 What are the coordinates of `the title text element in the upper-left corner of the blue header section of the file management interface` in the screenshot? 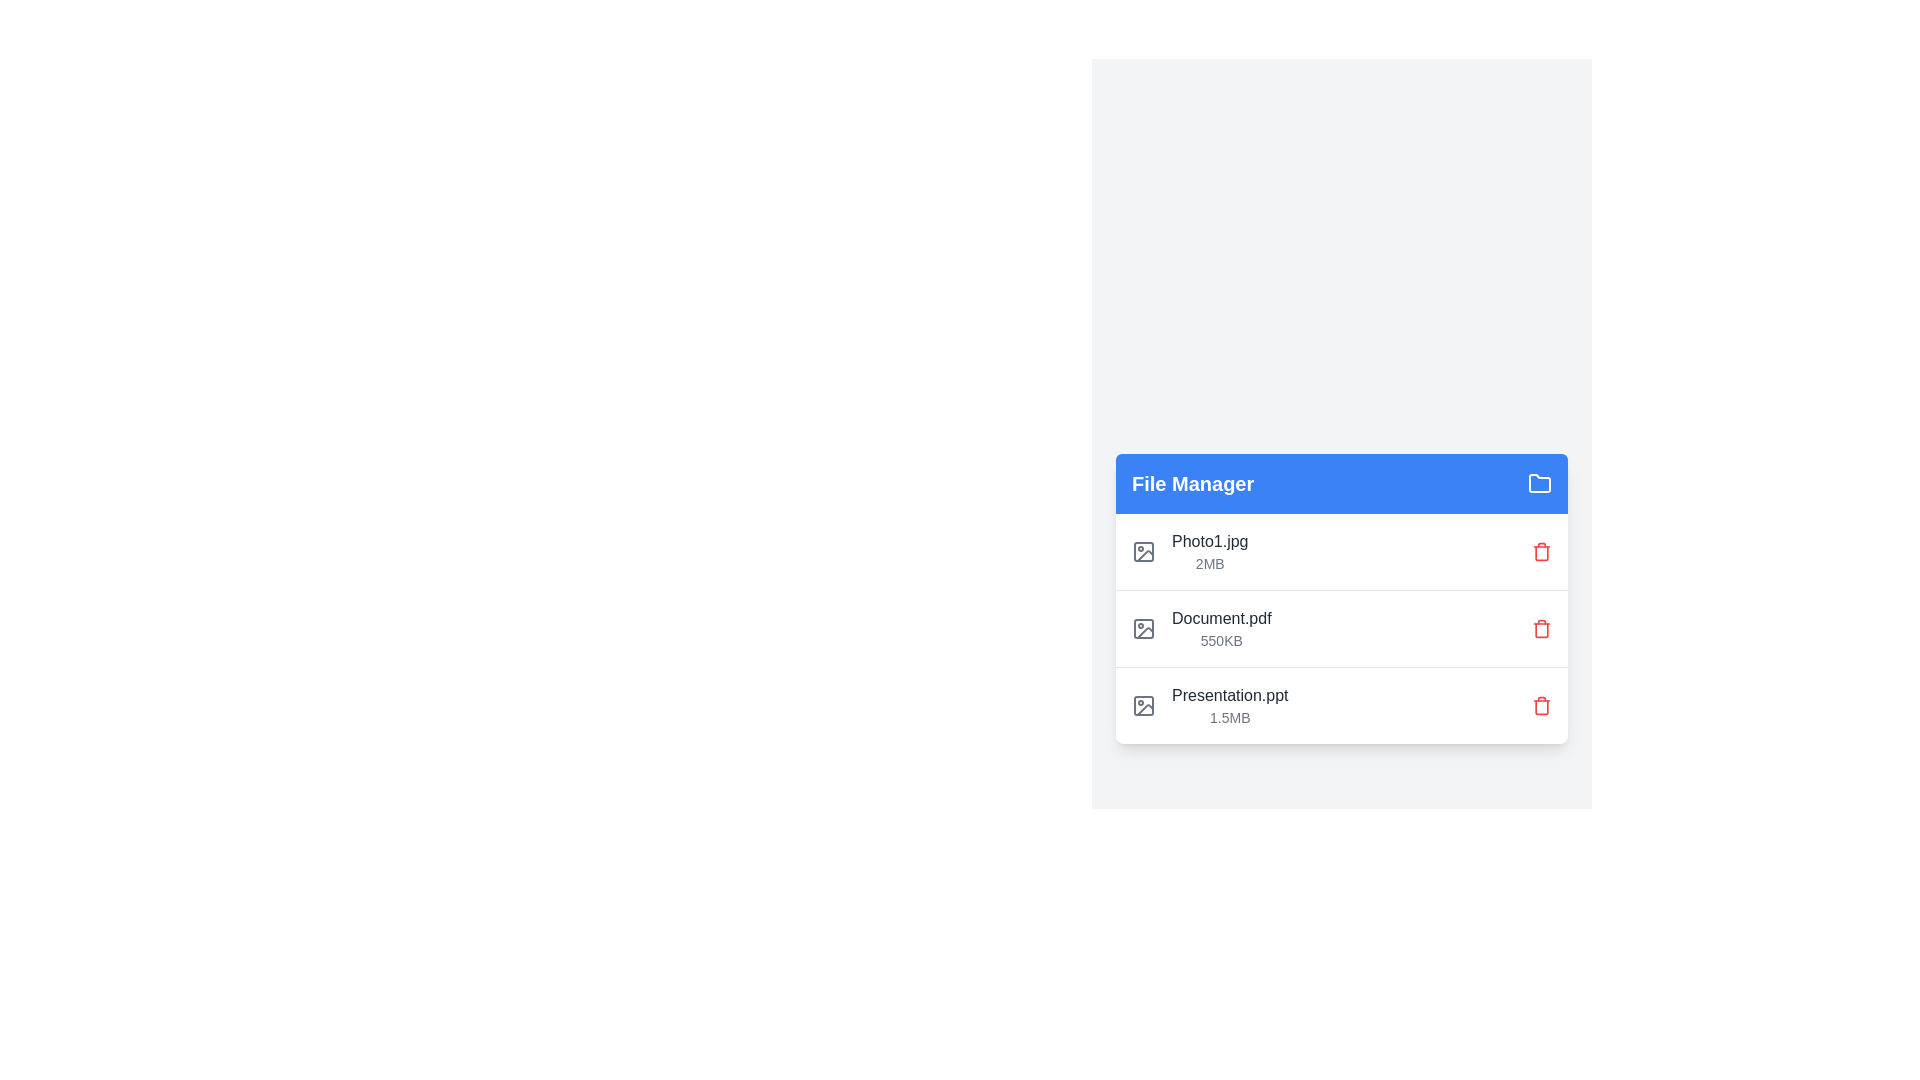 It's located at (1193, 483).